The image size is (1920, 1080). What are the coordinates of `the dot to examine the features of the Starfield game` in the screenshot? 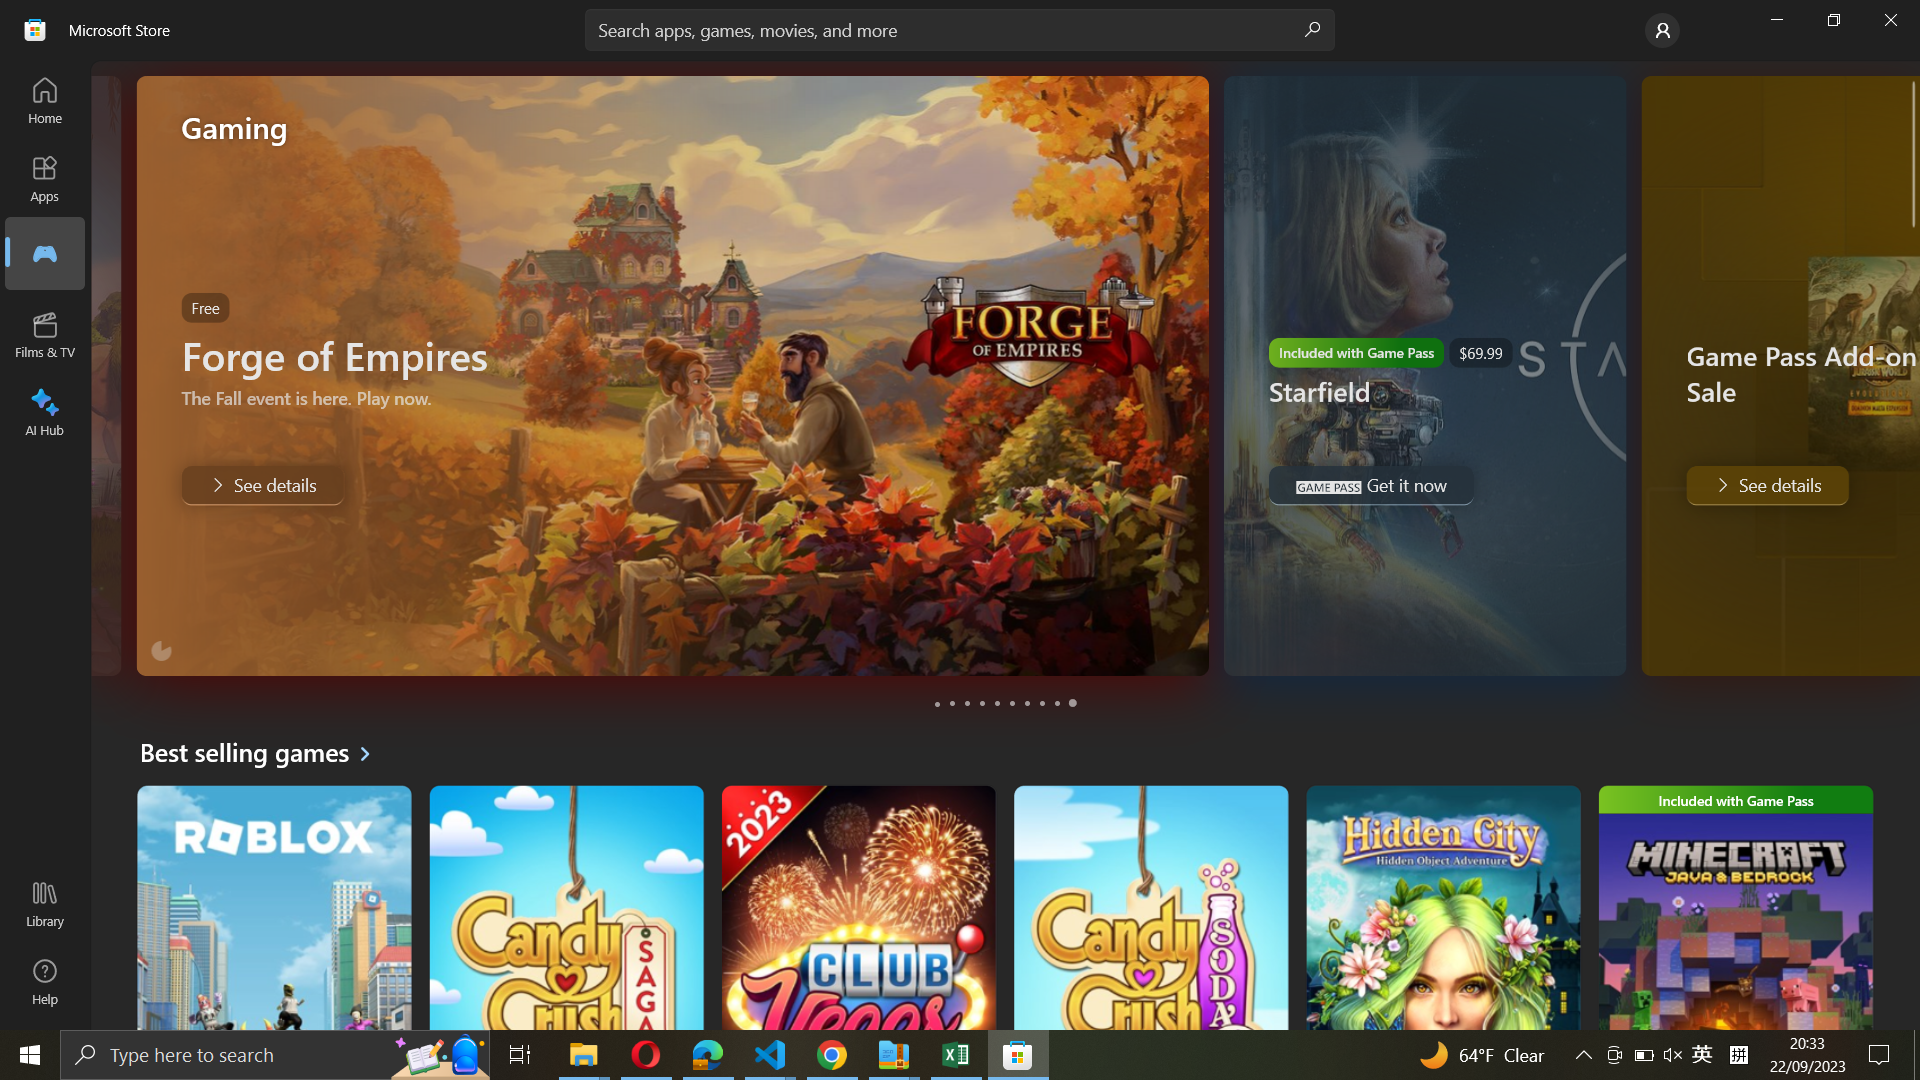 It's located at (952, 703).